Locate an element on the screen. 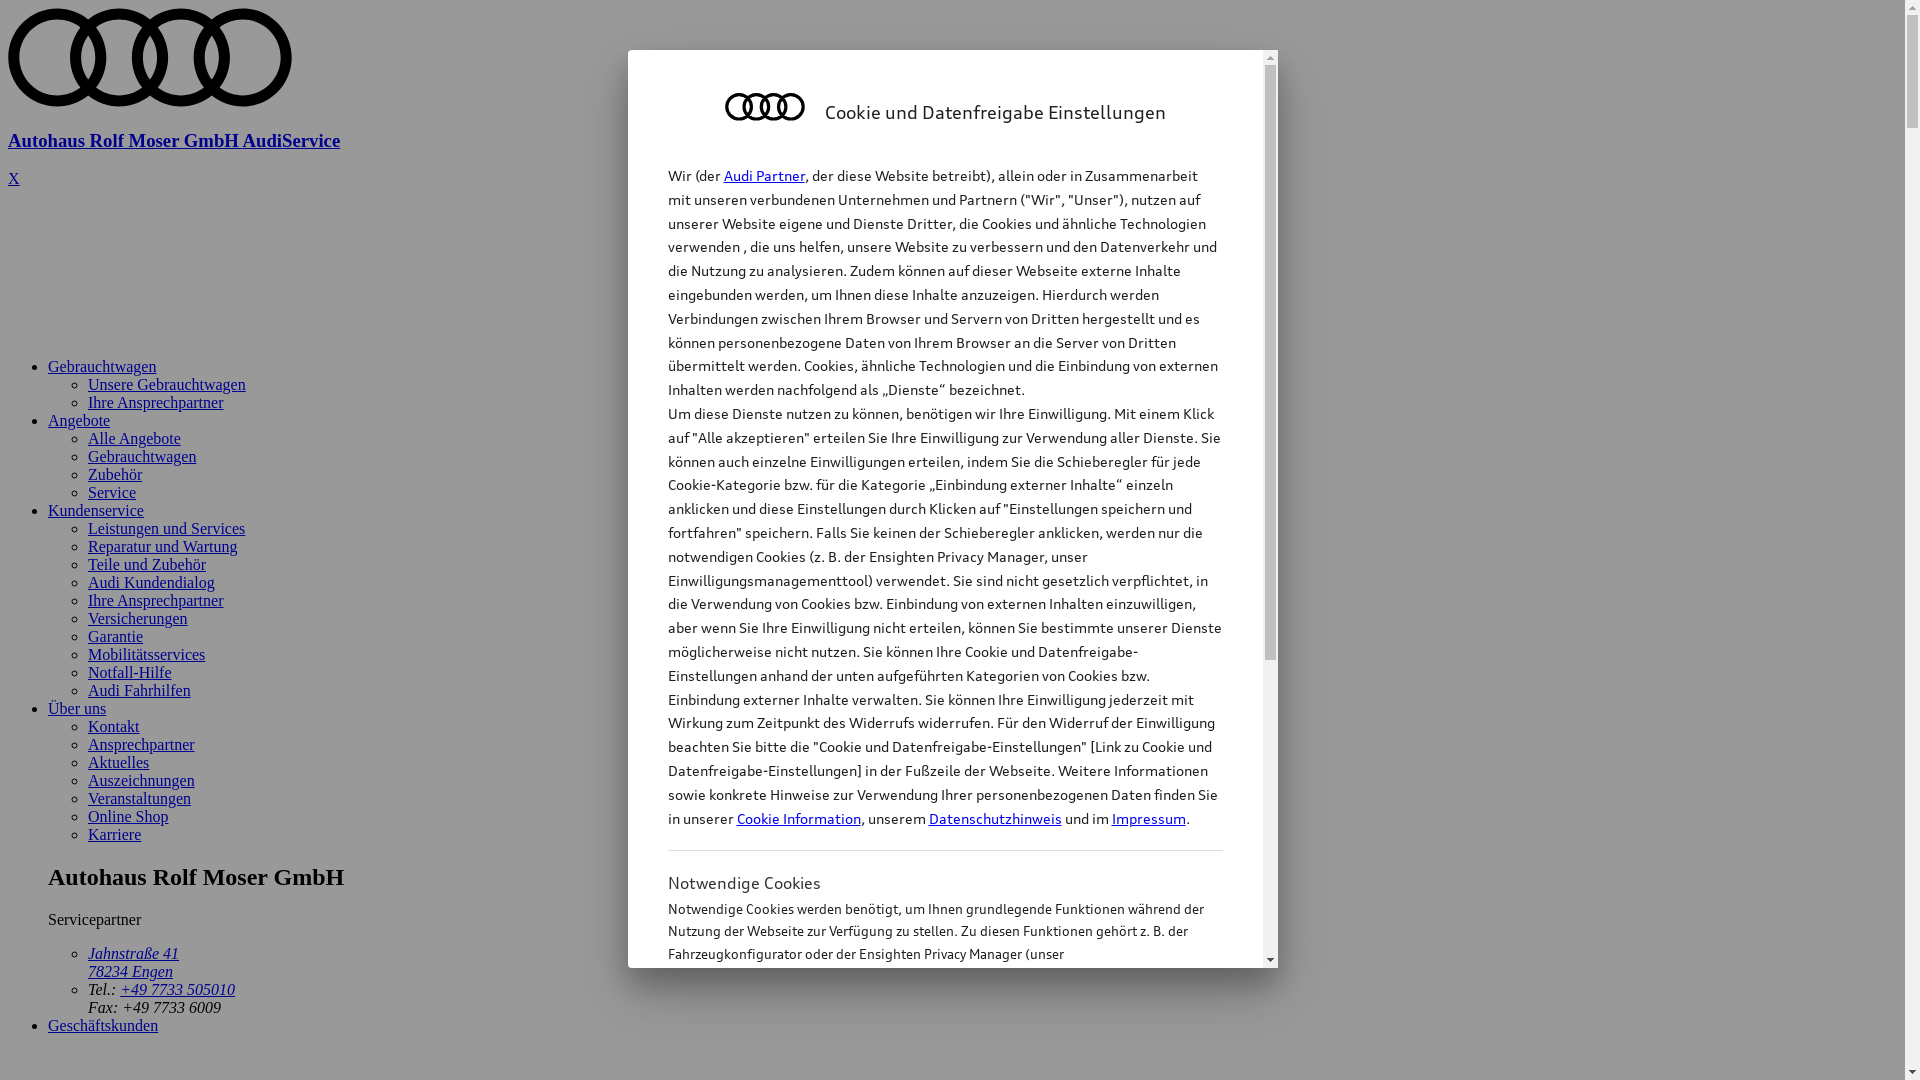  'Kontakt' is located at coordinates (113, 726).